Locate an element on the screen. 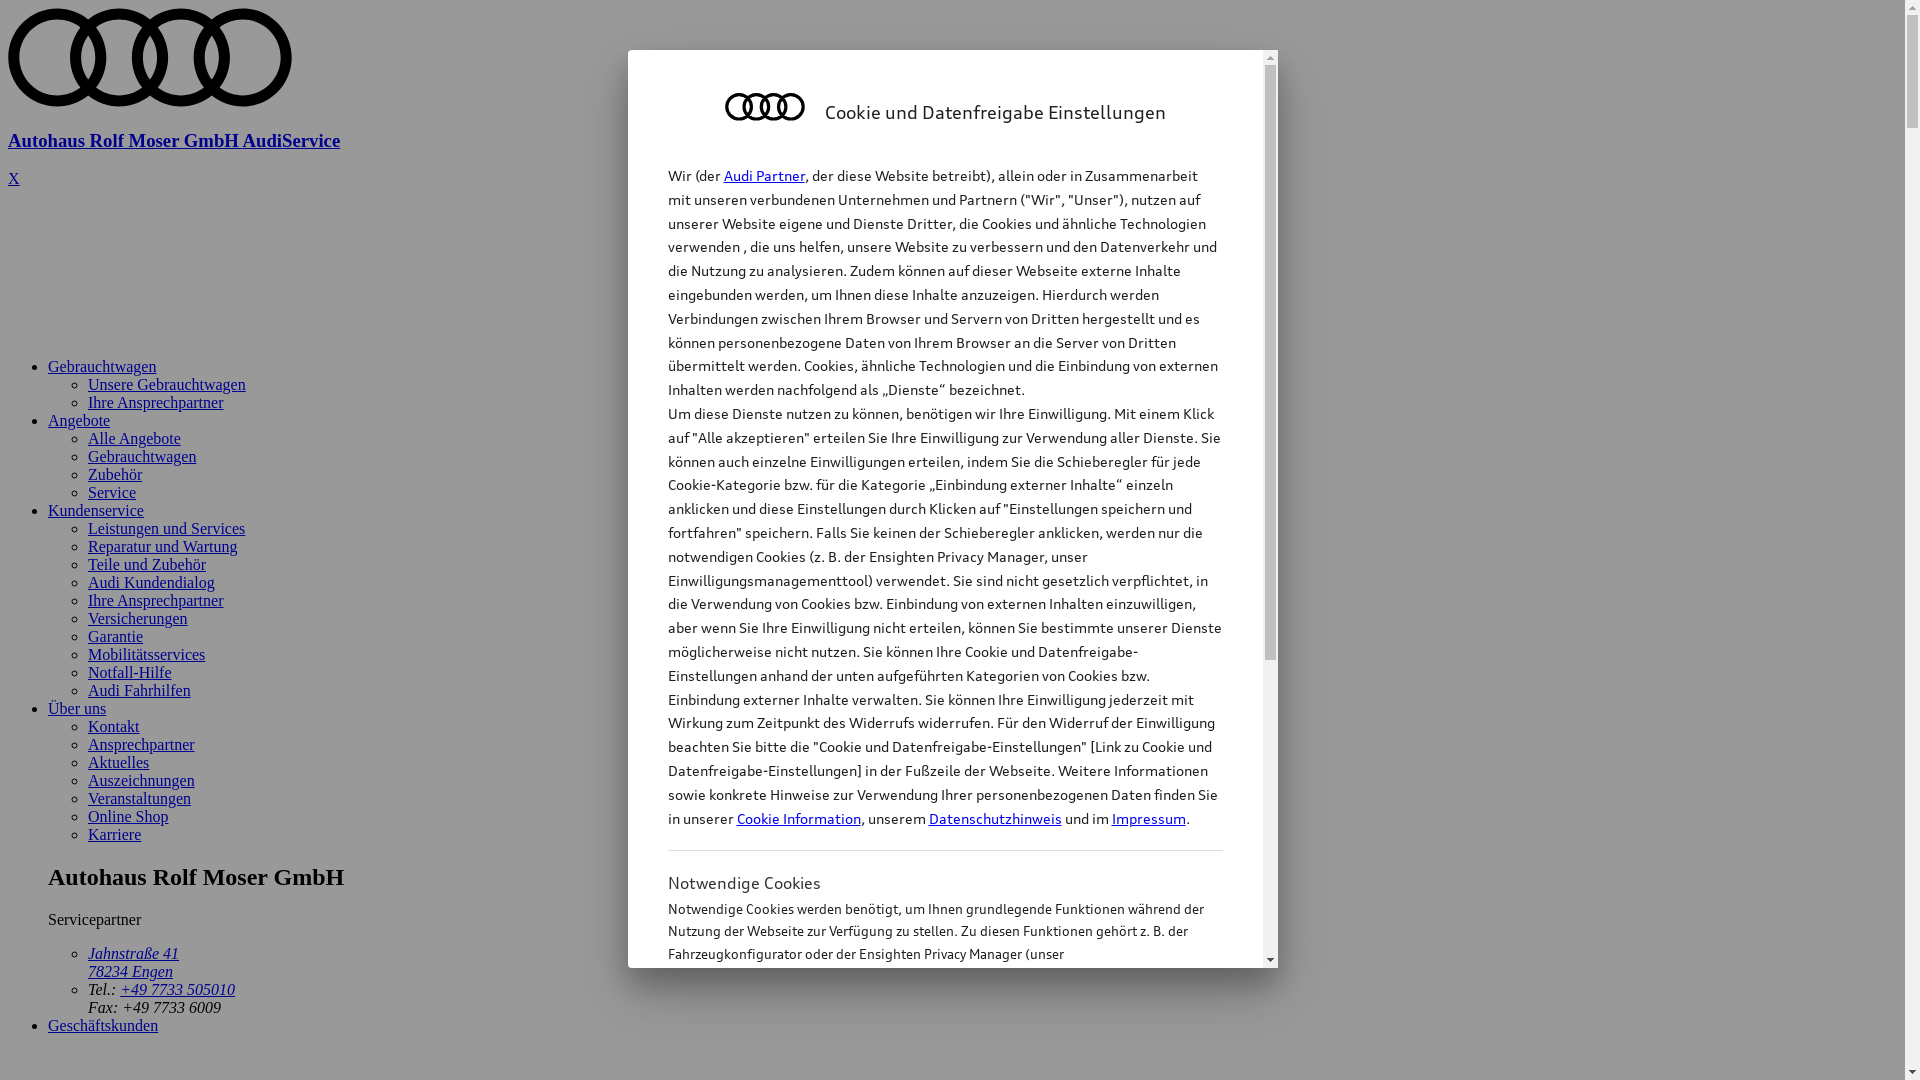  'Kontakt' is located at coordinates (113, 726).